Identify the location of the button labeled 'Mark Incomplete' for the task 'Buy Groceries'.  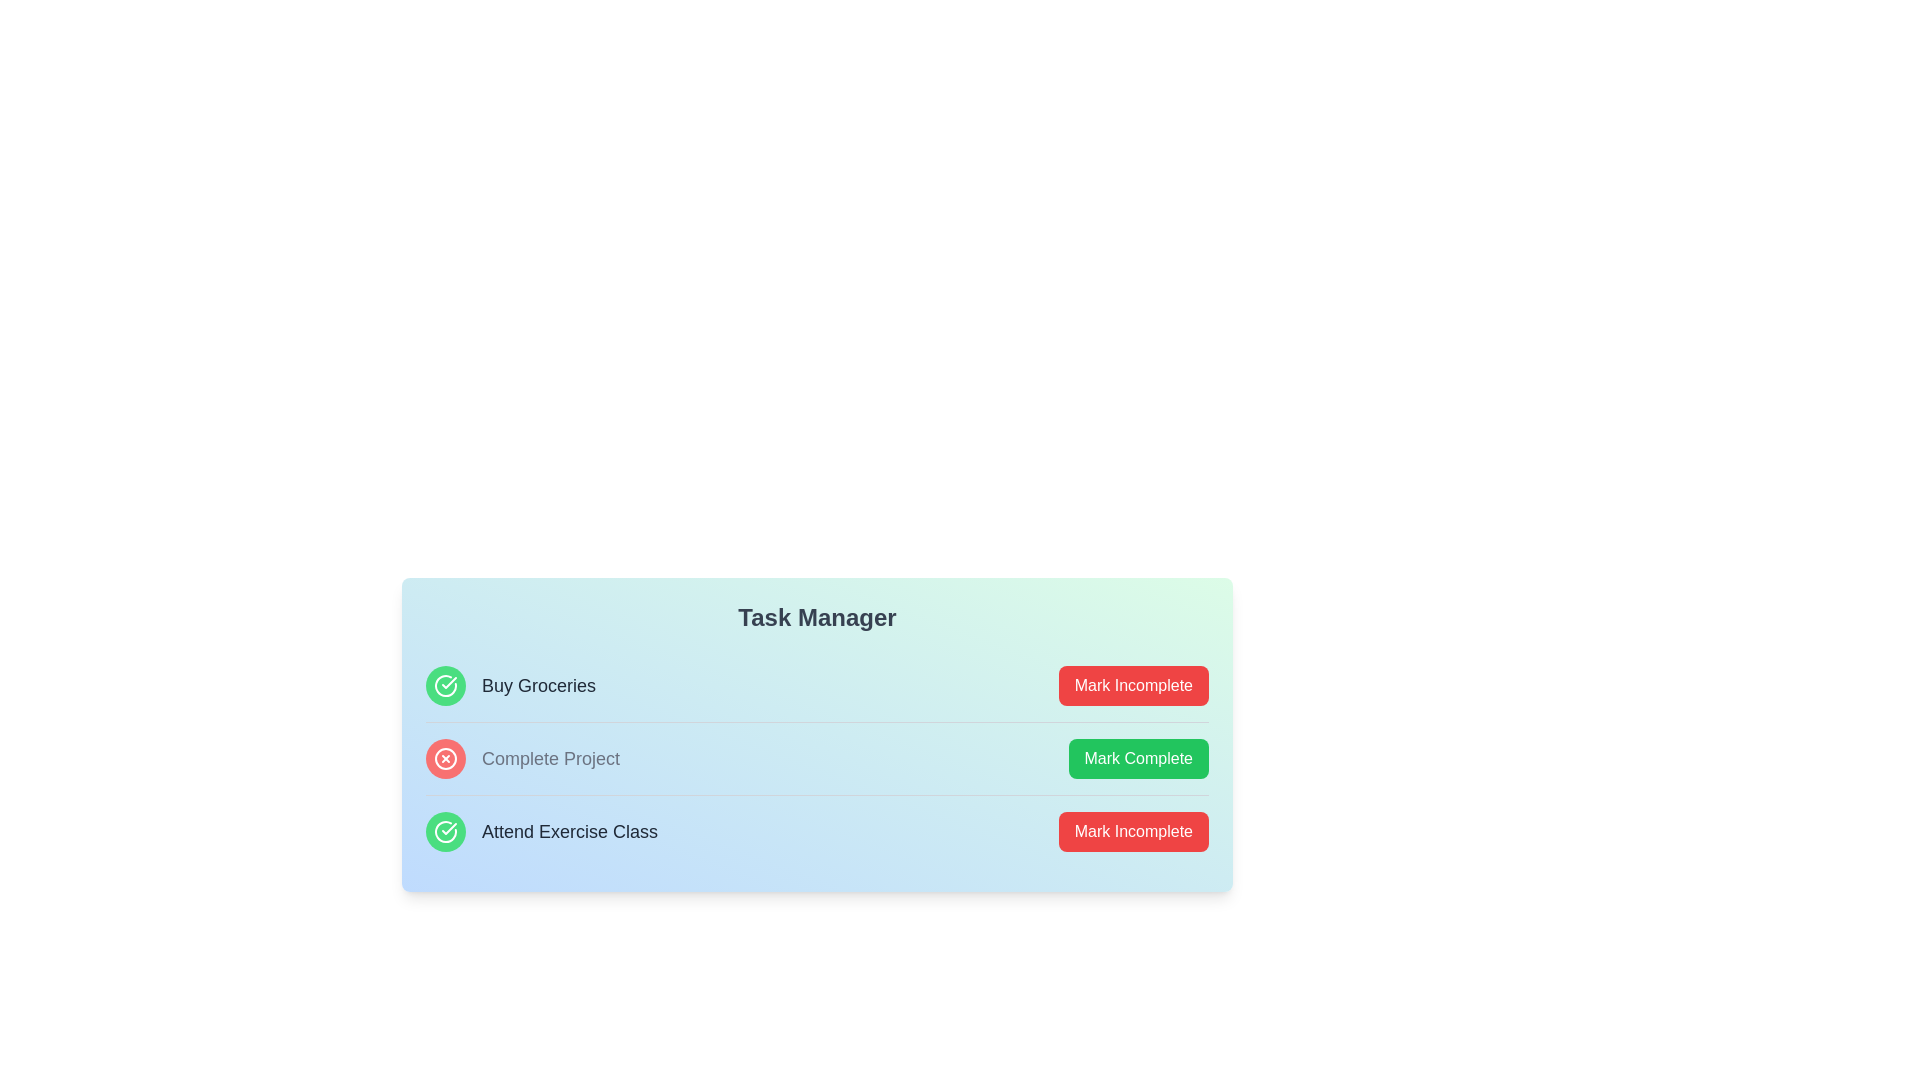
(1133, 685).